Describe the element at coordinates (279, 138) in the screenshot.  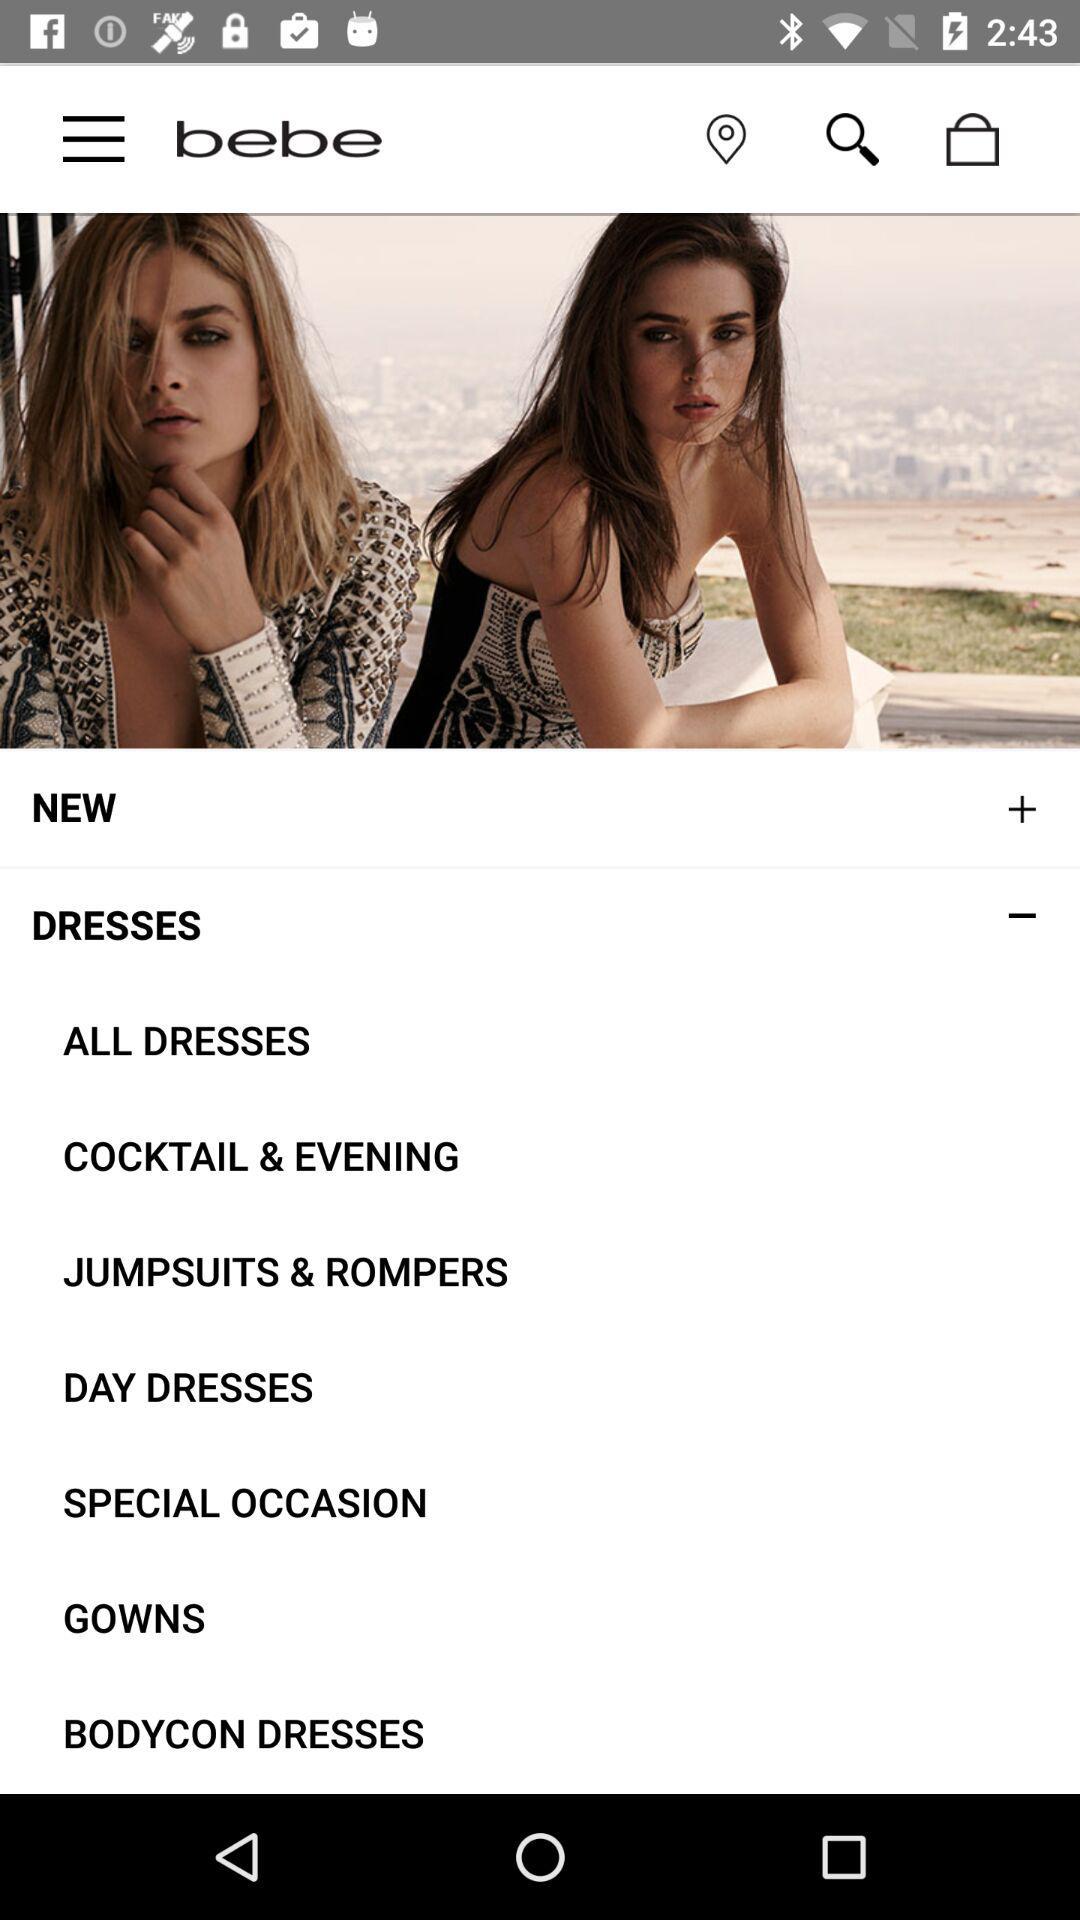
I see `bebe` at that location.